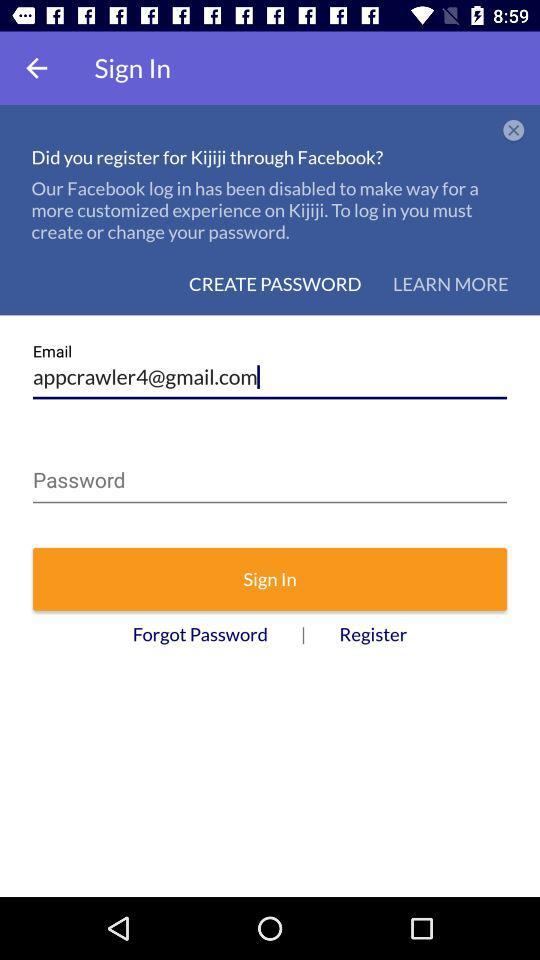 The width and height of the screenshot is (540, 960). Describe the element at coordinates (36, 68) in the screenshot. I see `item to the left of the sign in icon` at that location.